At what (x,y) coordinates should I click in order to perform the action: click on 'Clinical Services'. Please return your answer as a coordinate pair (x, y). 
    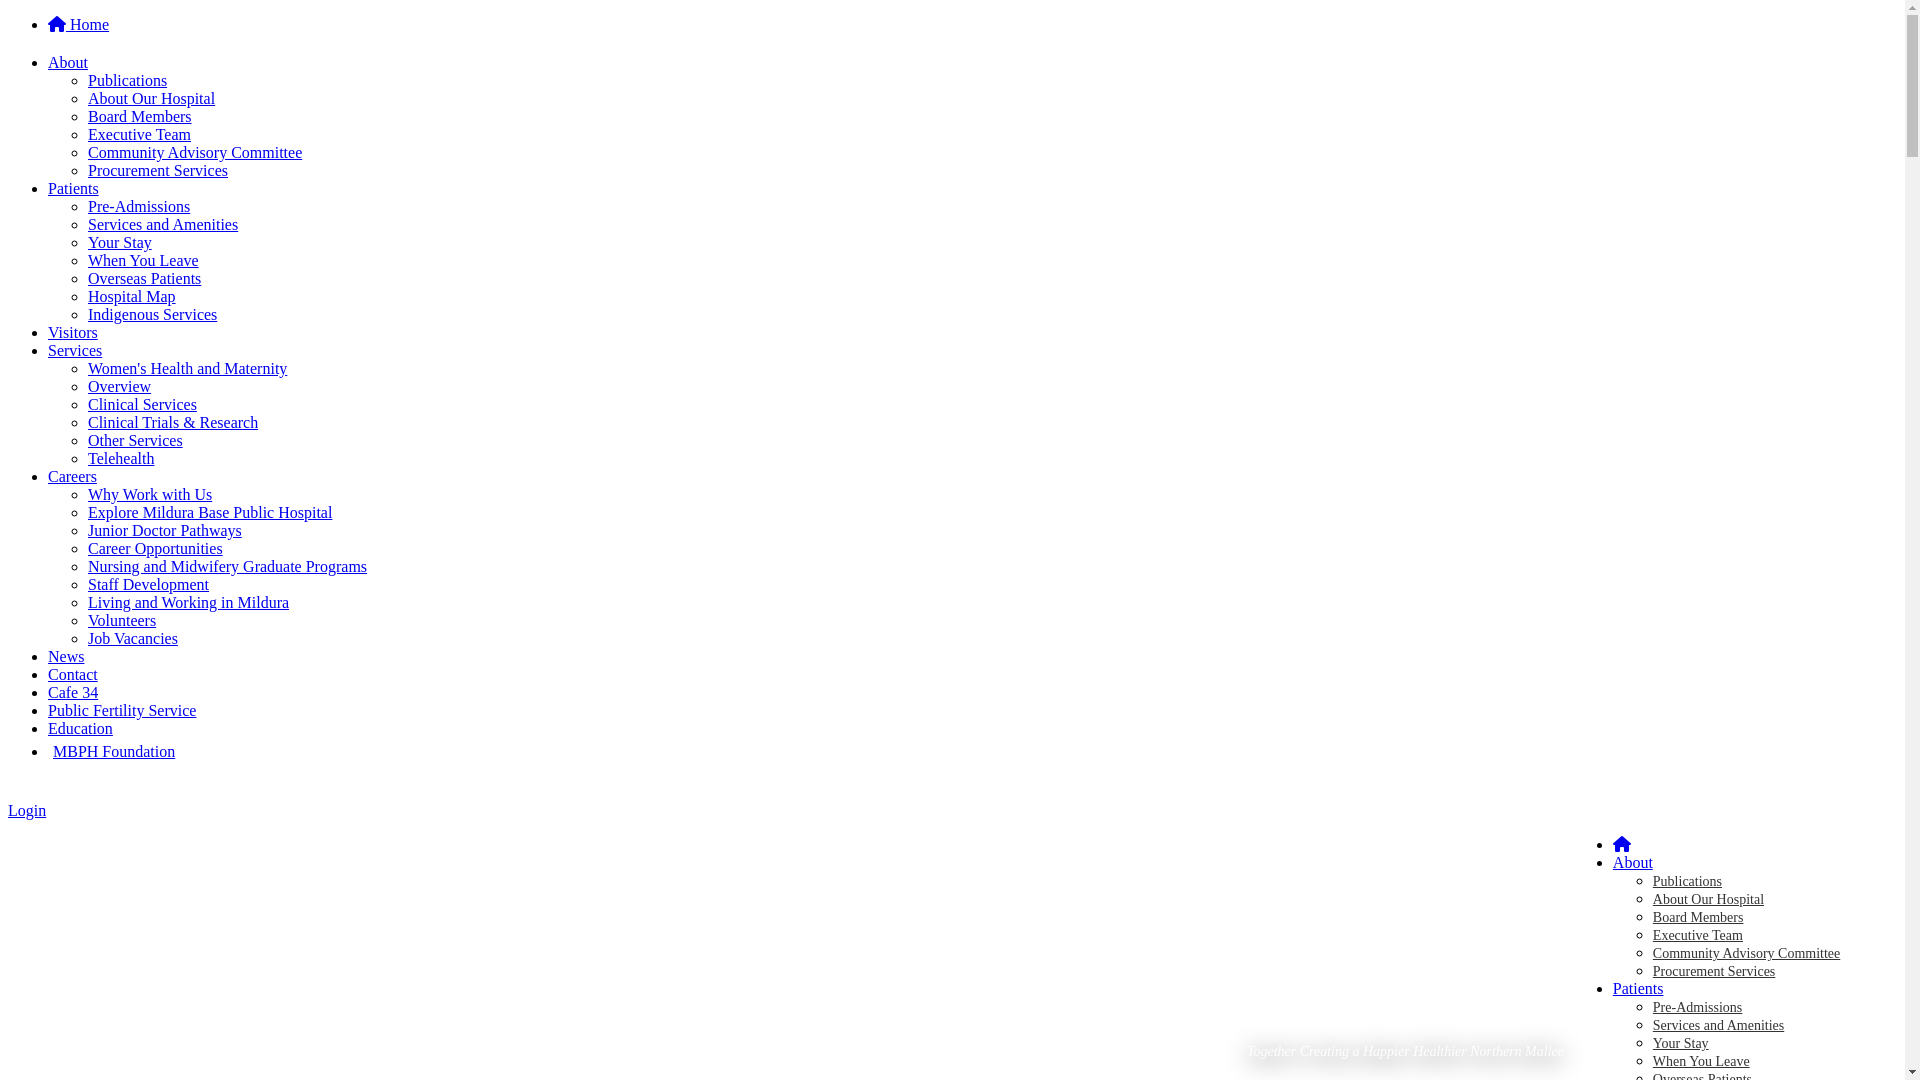
    Looking at the image, I should click on (141, 404).